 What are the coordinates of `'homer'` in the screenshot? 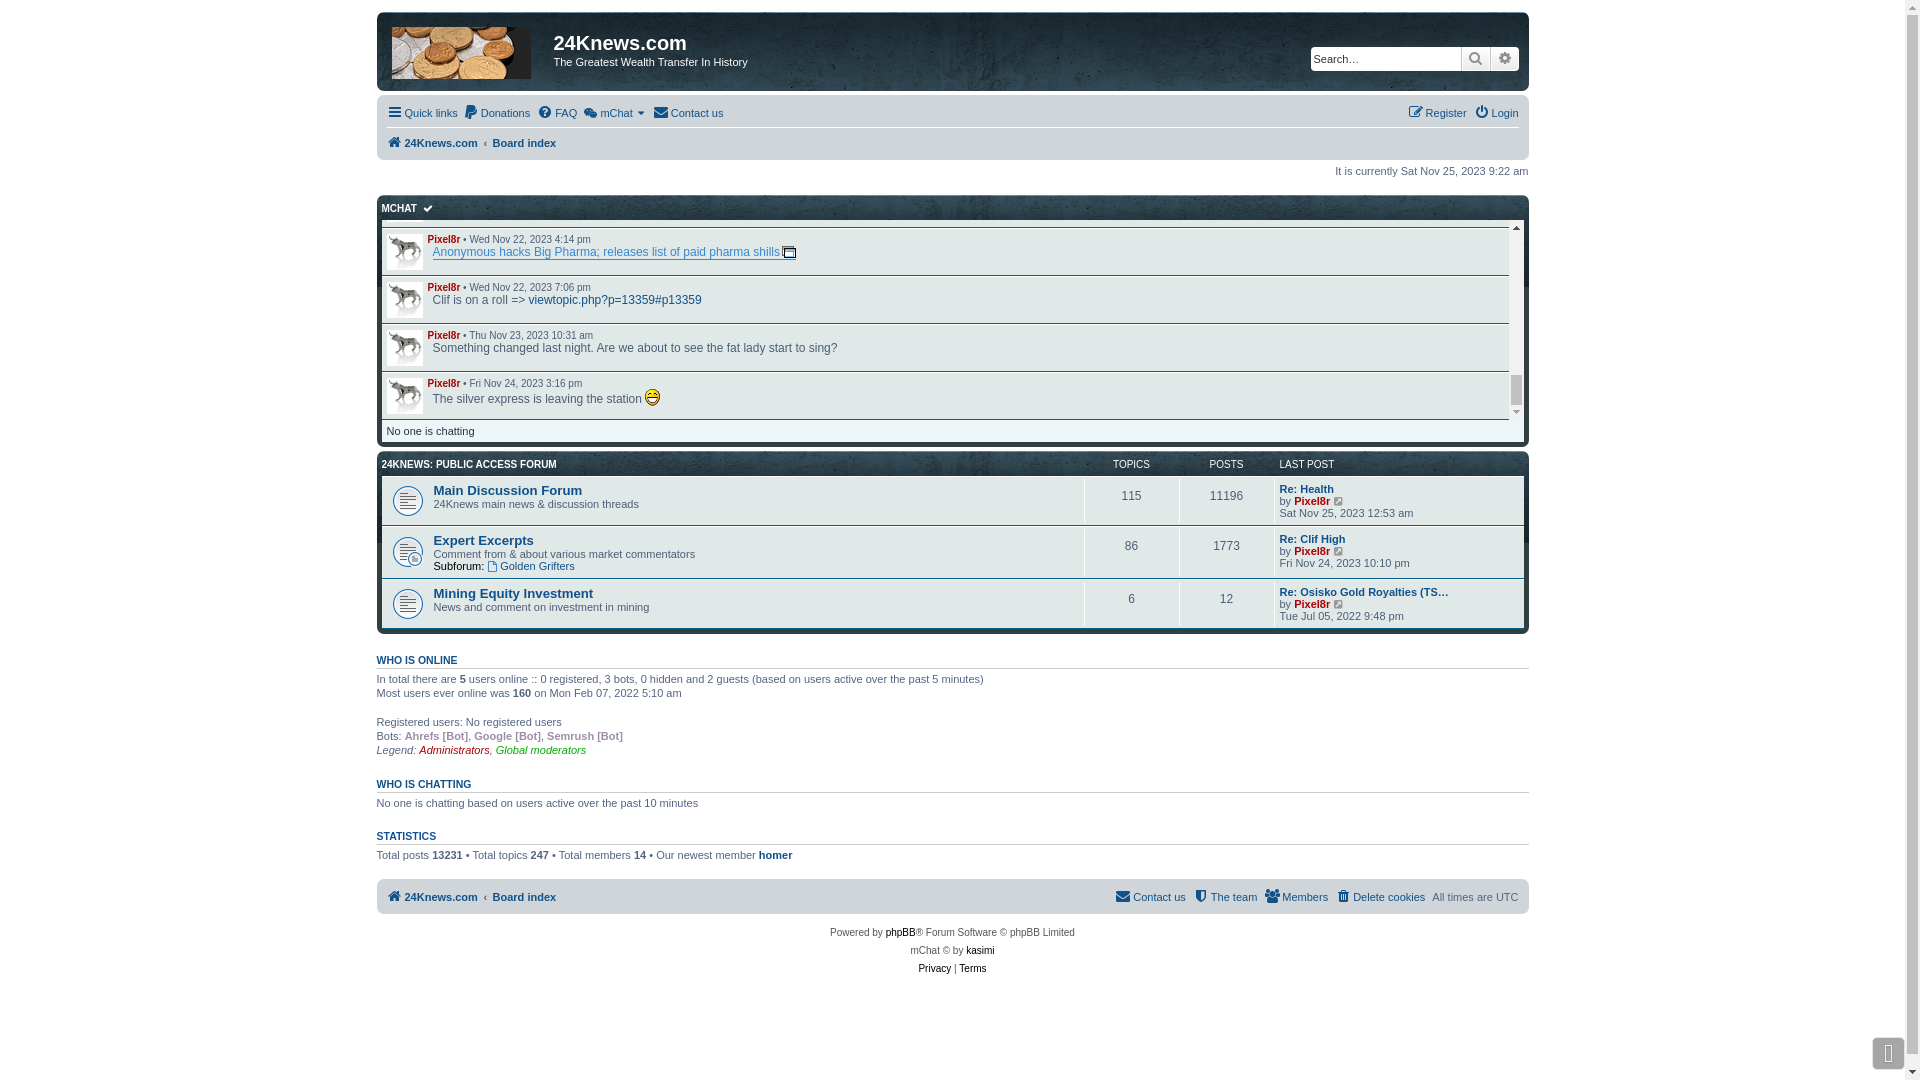 It's located at (775, 855).